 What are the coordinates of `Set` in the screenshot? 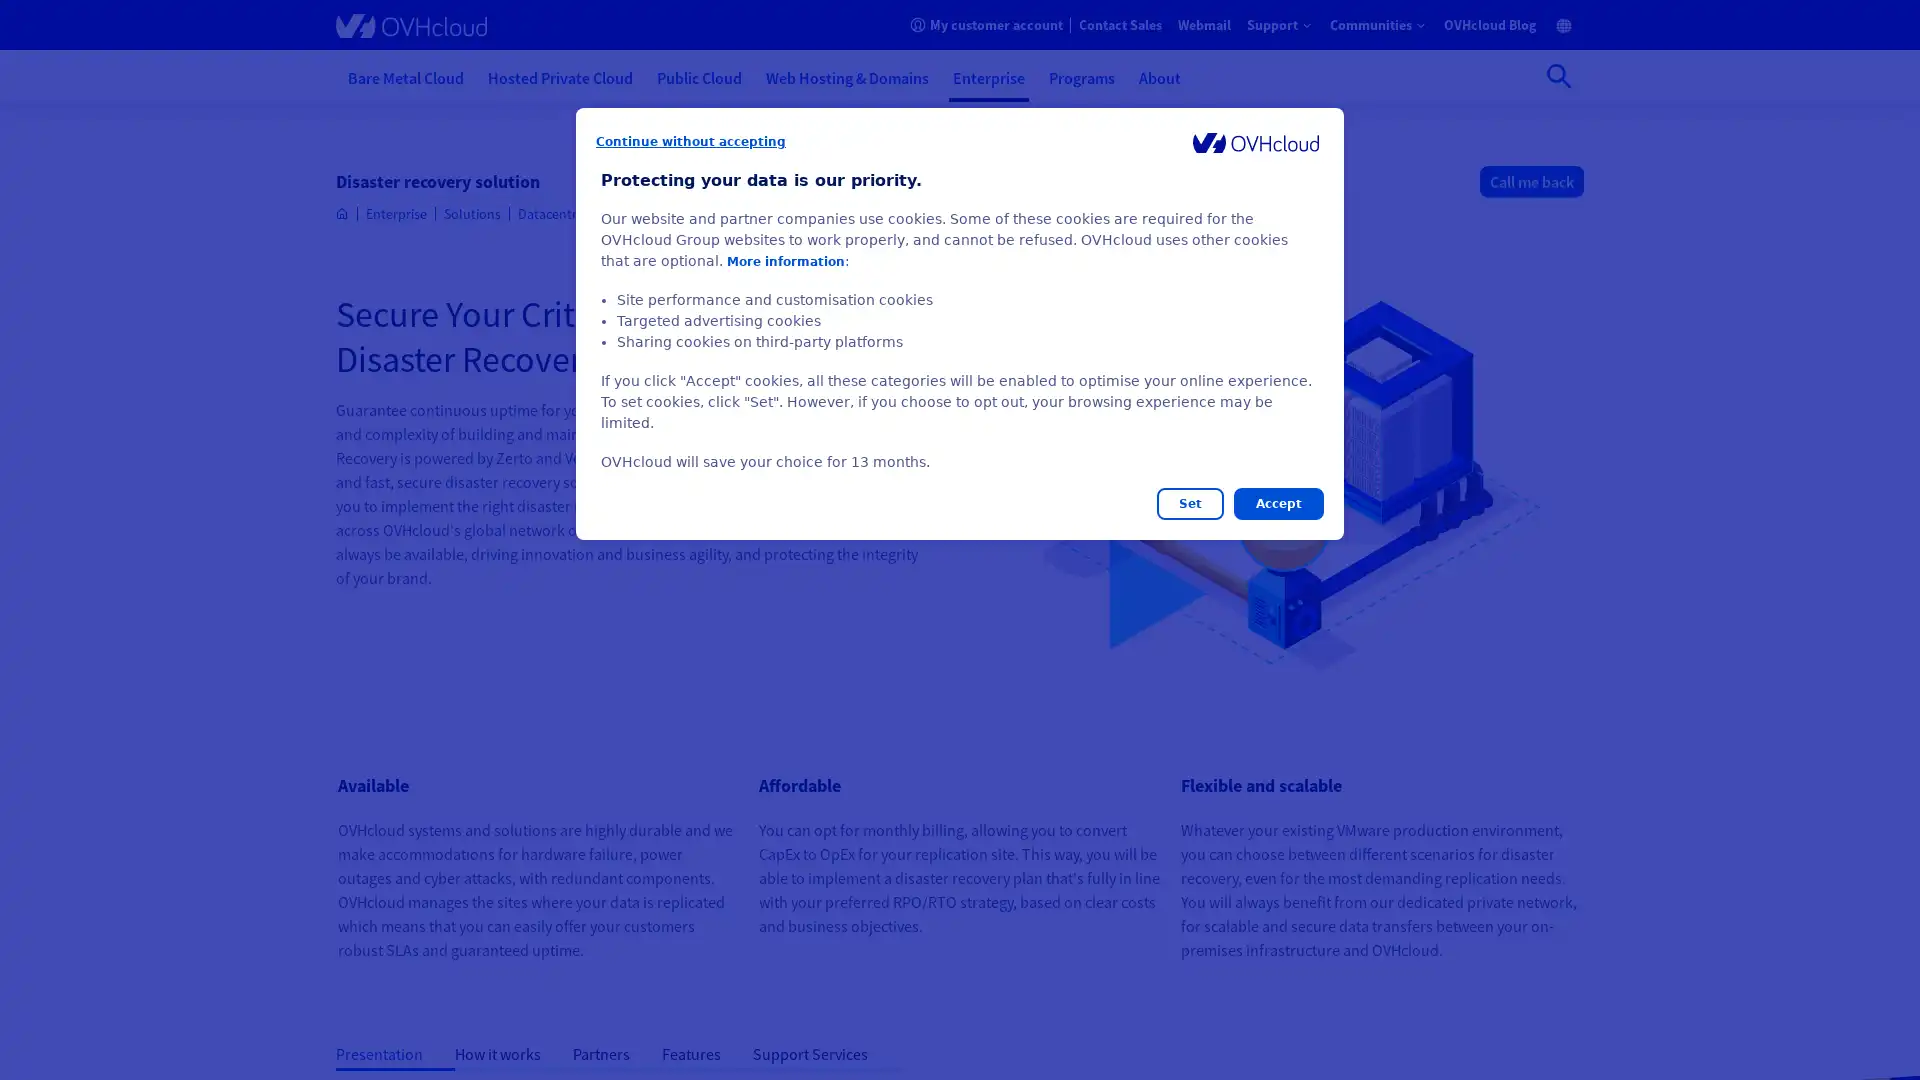 It's located at (1190, 503).